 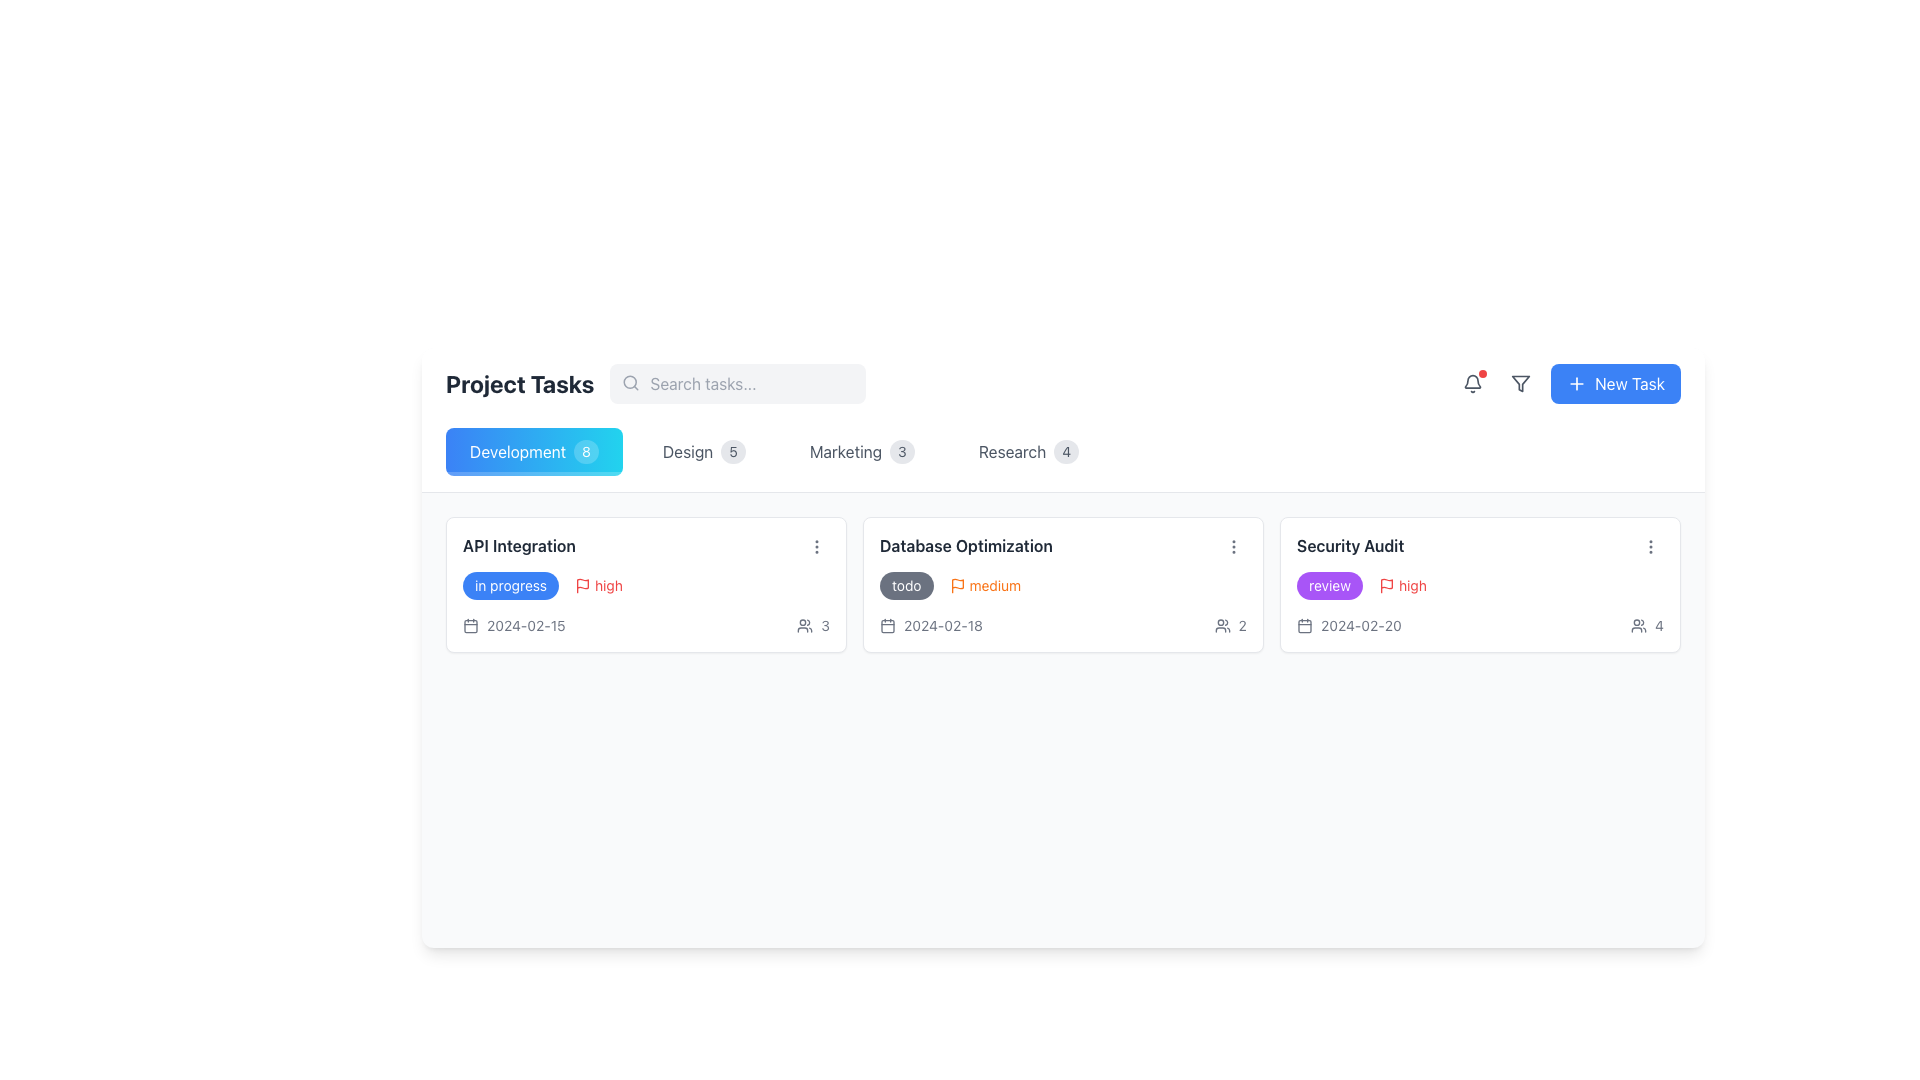 What do you see at coordinates (956, 585) in the screenshot?
I see `the orange flag icon located next to the 'medium' text in the Database Optimization card` at bounding box center [956, 585].